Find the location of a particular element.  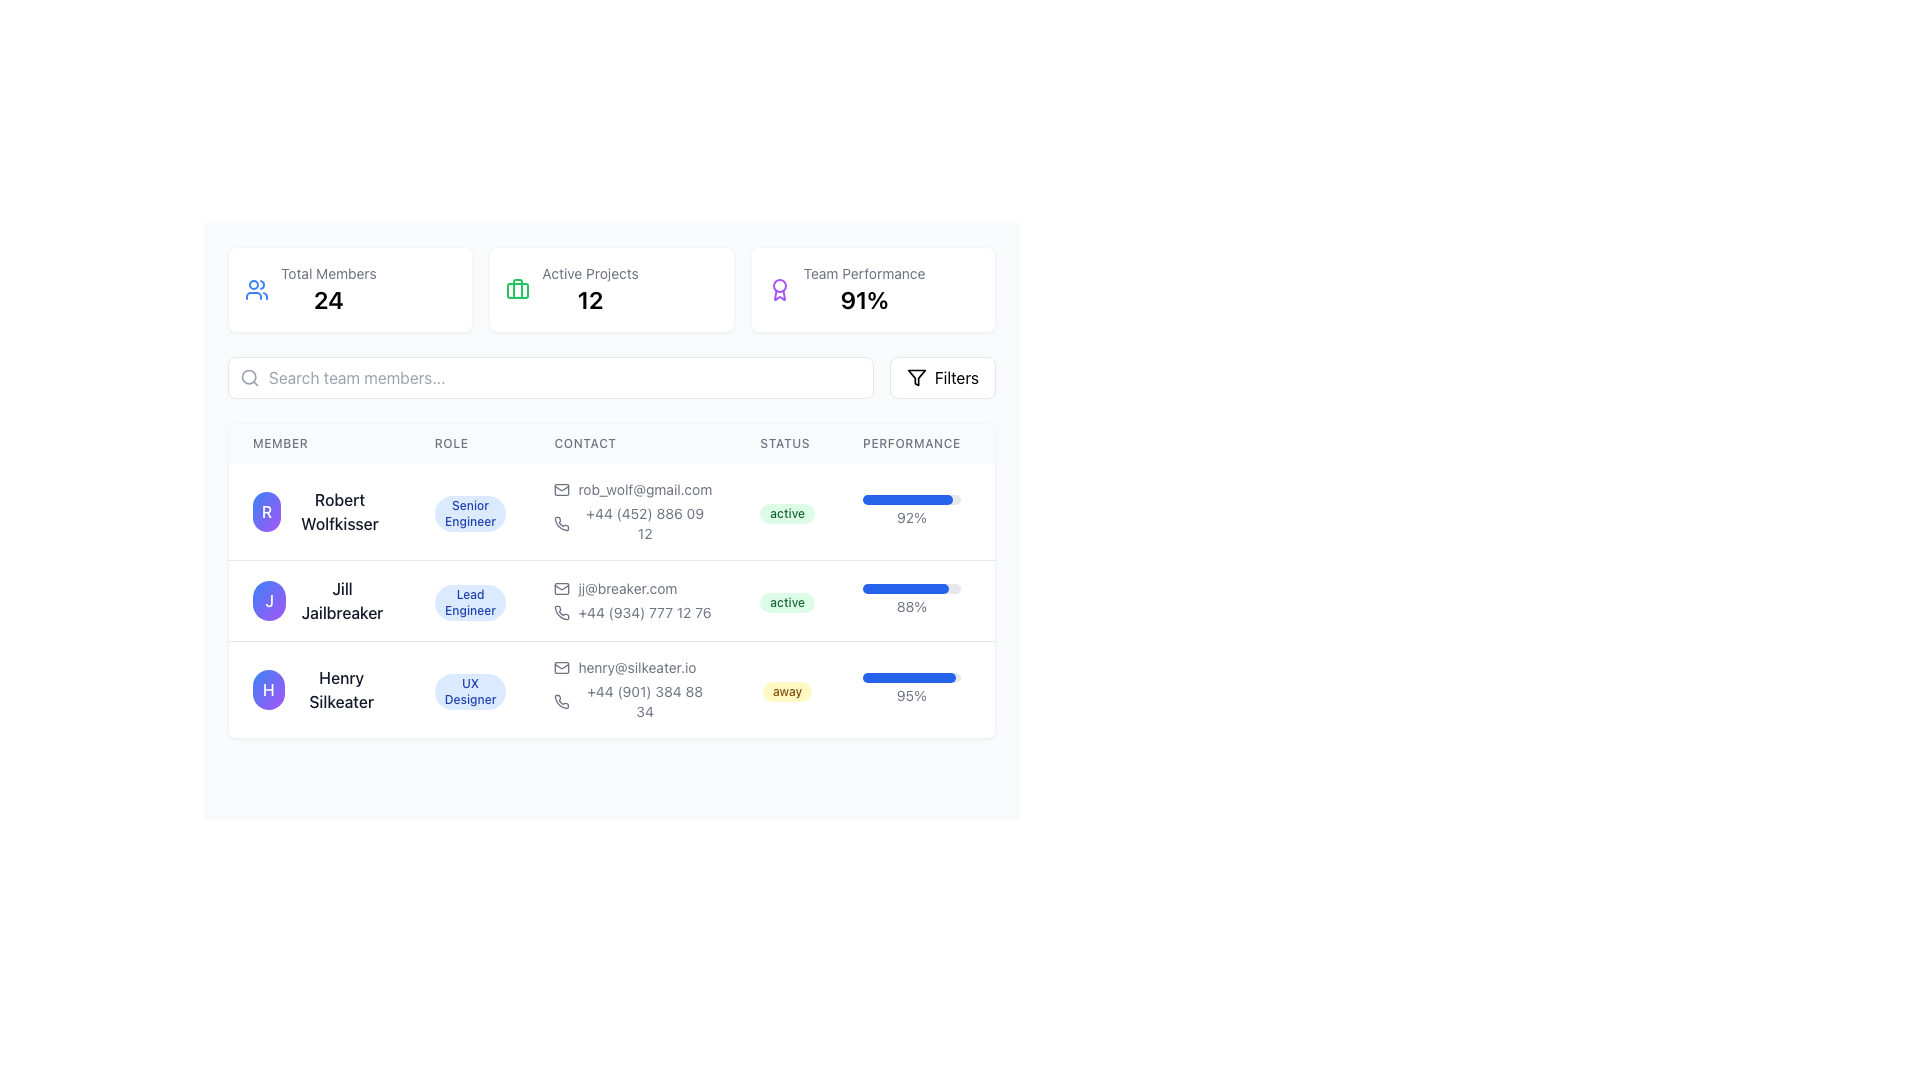

the phone icon located in the 'Contact' column associated with the name 'Robert Wolfkisser', which serves as a visual cue for the contact number is located at coordinates (561, 523).